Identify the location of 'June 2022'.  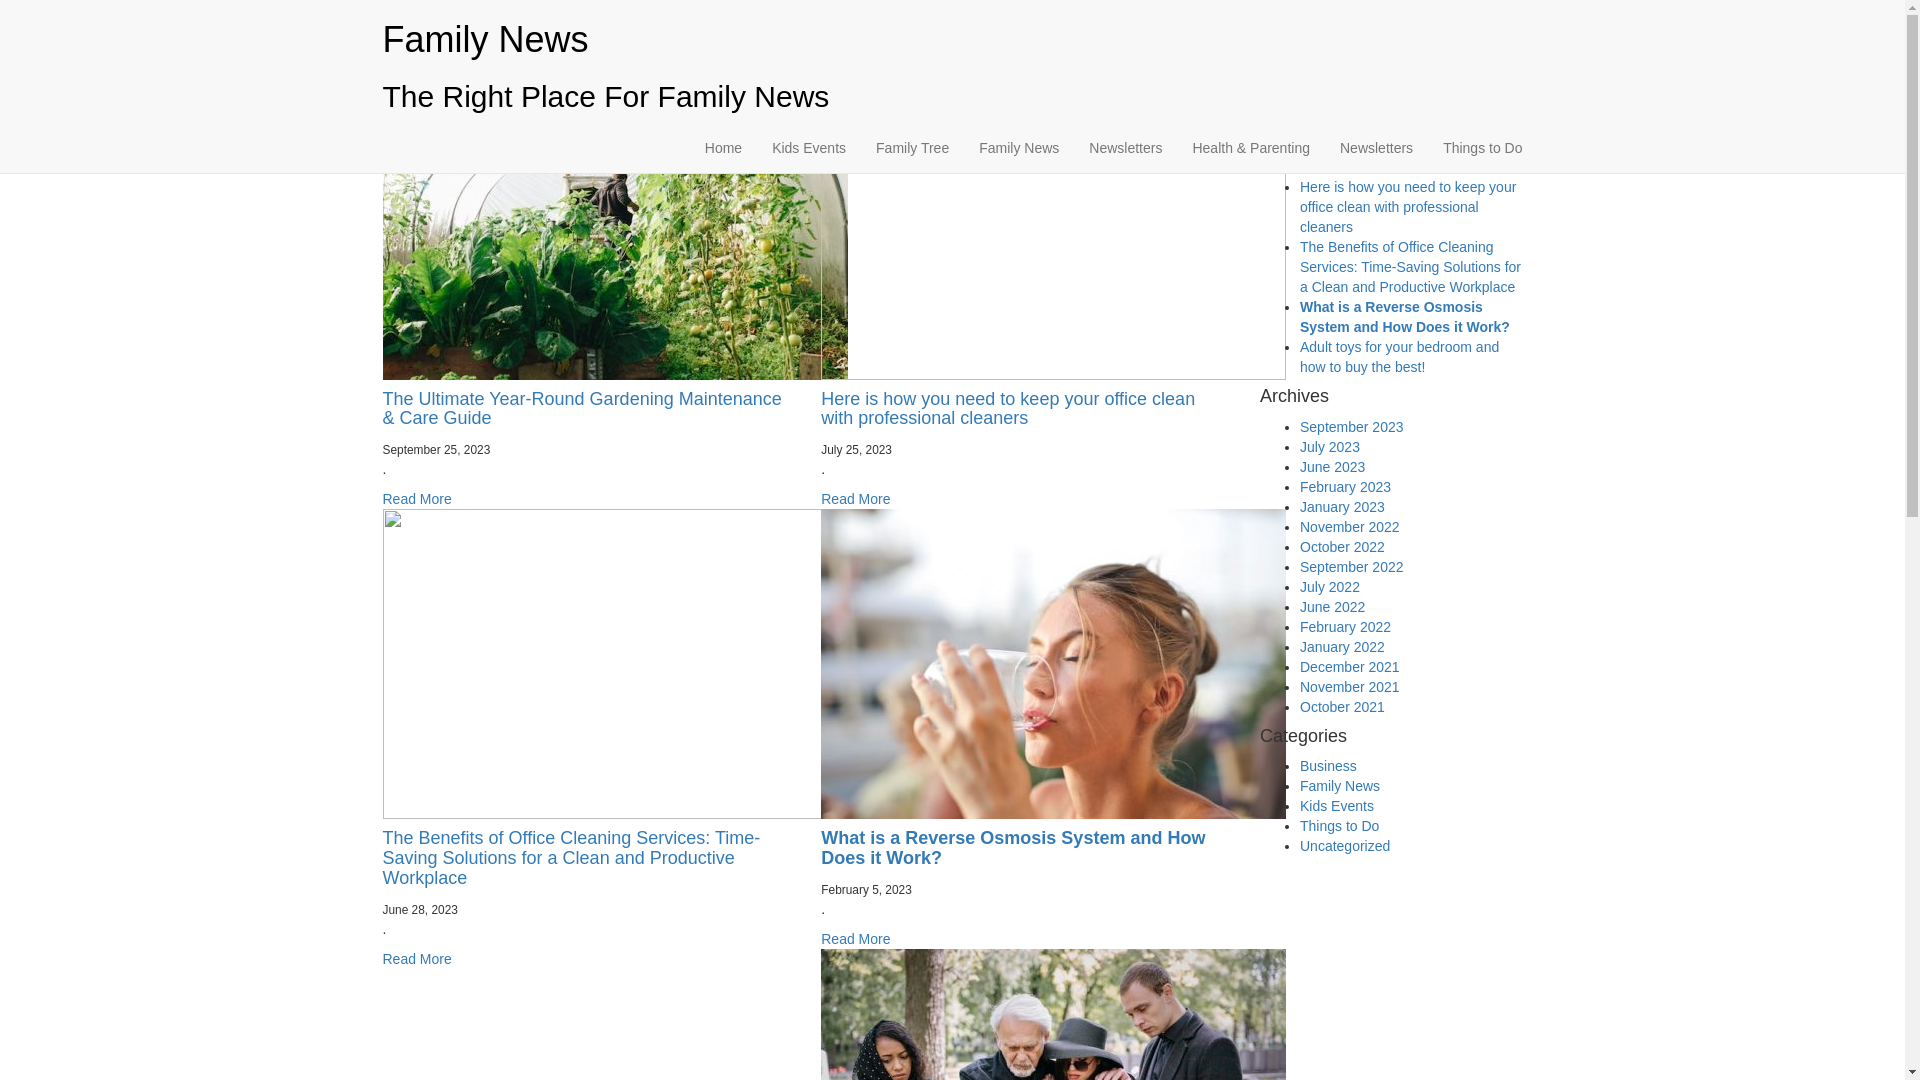
(1332, 605).